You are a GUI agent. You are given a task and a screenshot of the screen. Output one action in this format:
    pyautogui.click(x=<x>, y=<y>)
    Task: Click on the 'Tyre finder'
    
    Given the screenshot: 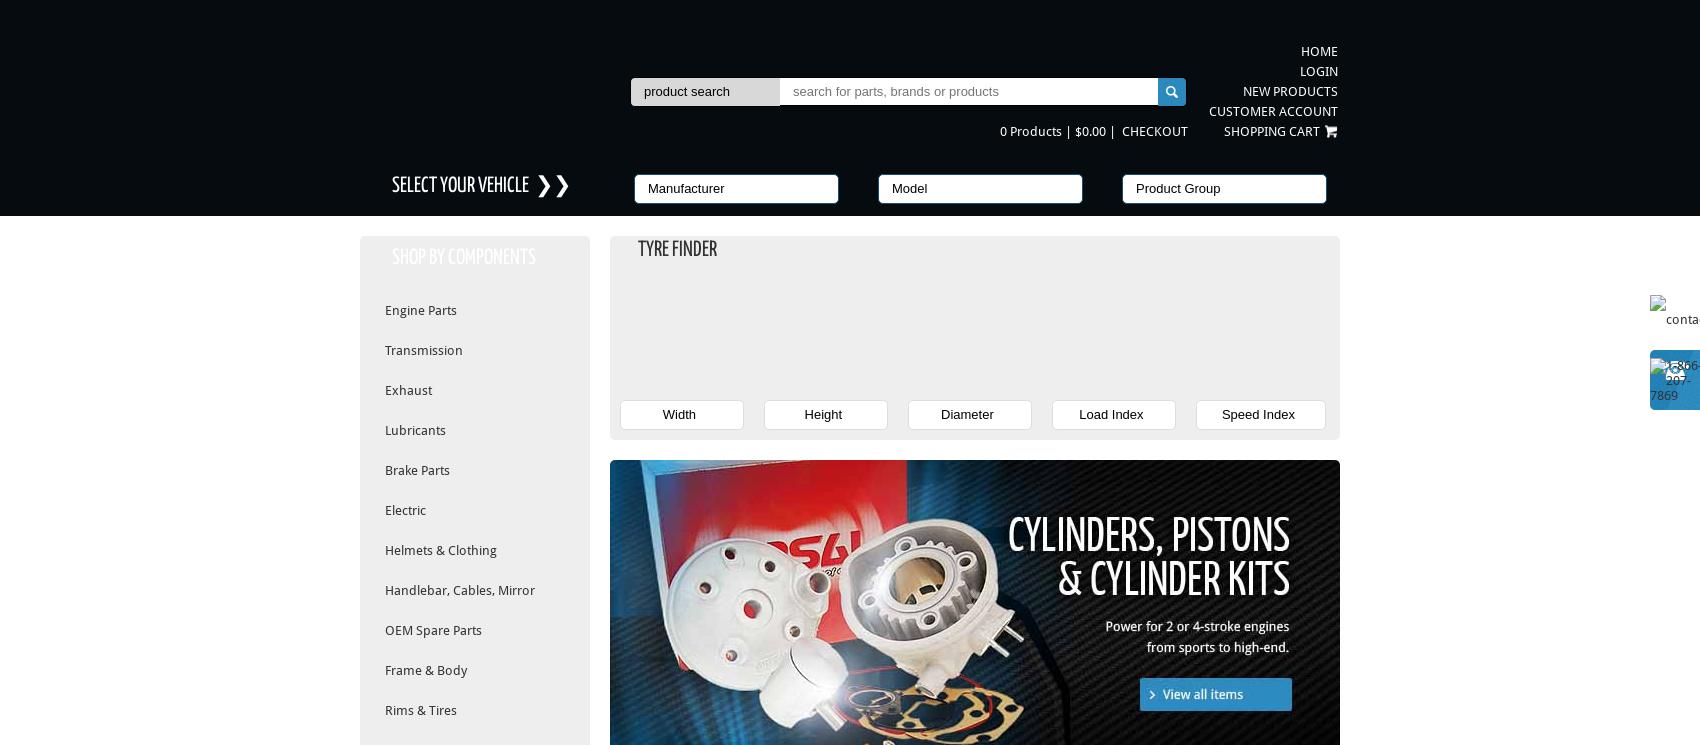 What is the action you would take?
    pyautogui.click(x=677, y=249)
    